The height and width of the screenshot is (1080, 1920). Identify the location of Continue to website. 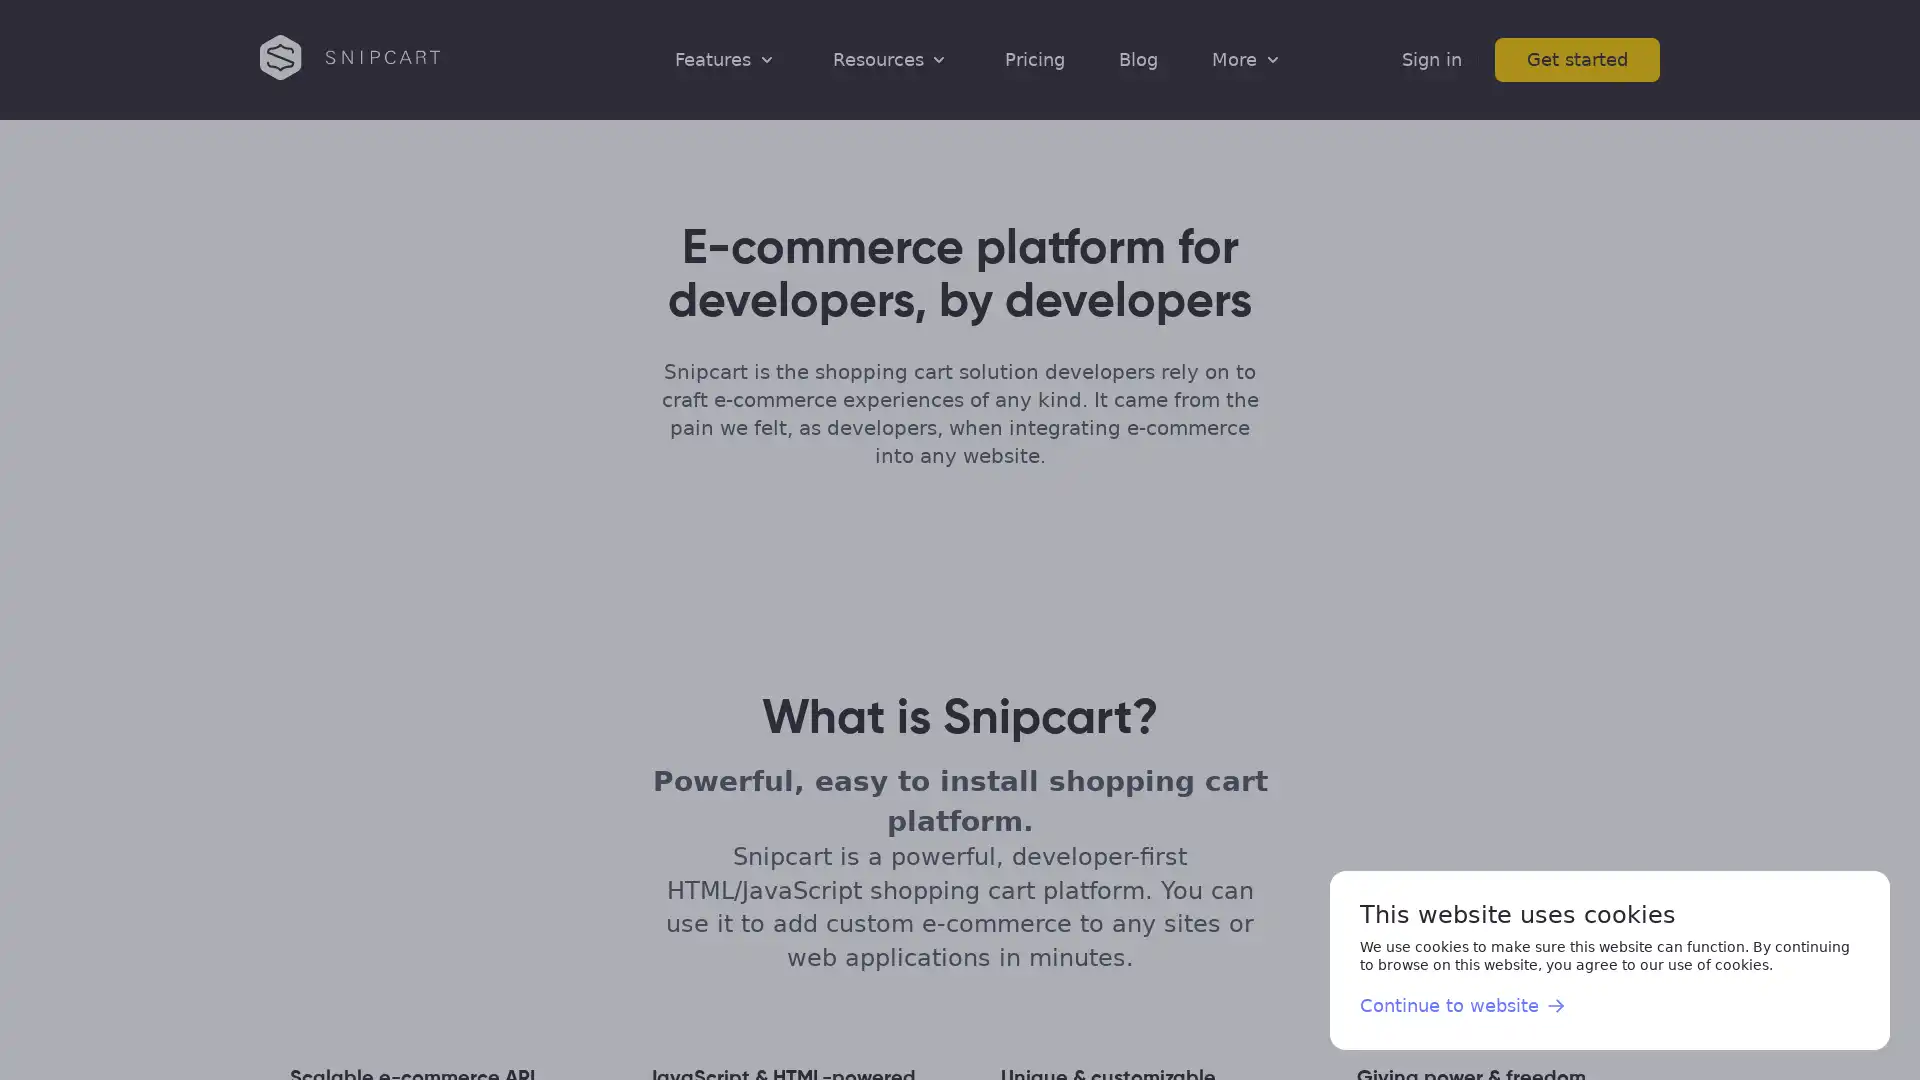
(1463, 1006).